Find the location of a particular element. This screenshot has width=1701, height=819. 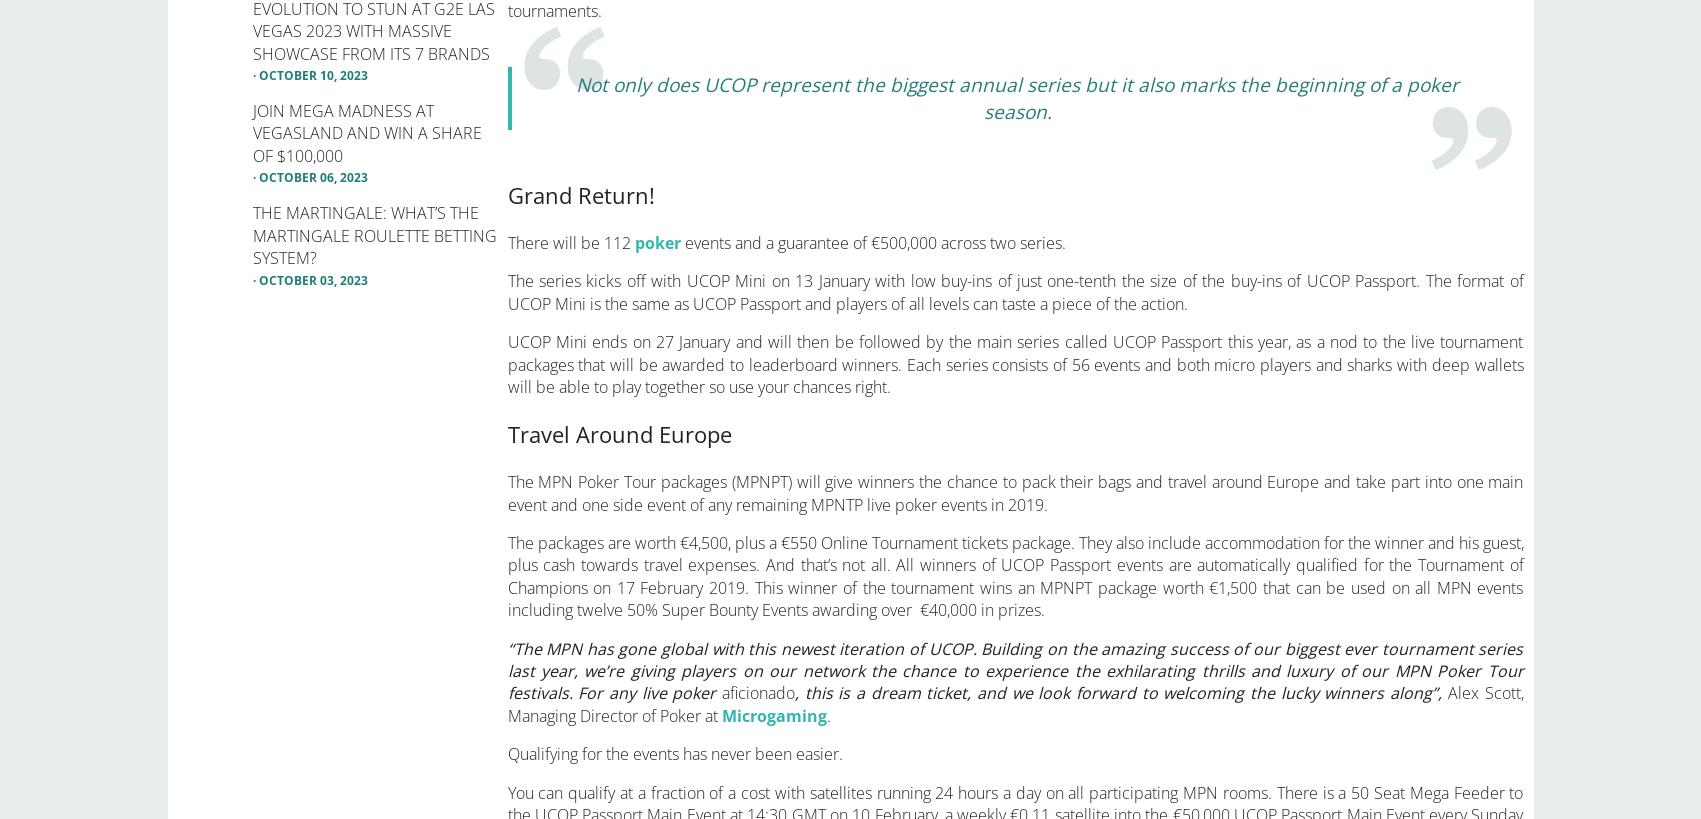

'The MPN Poker Tour packages (MPNPT) will give winners the chance to pack their bags and travel around Europe and take part into one main event and one side event of any remaining MPNTP live poker events in 2019.' is located at coordinates (1014, 492).